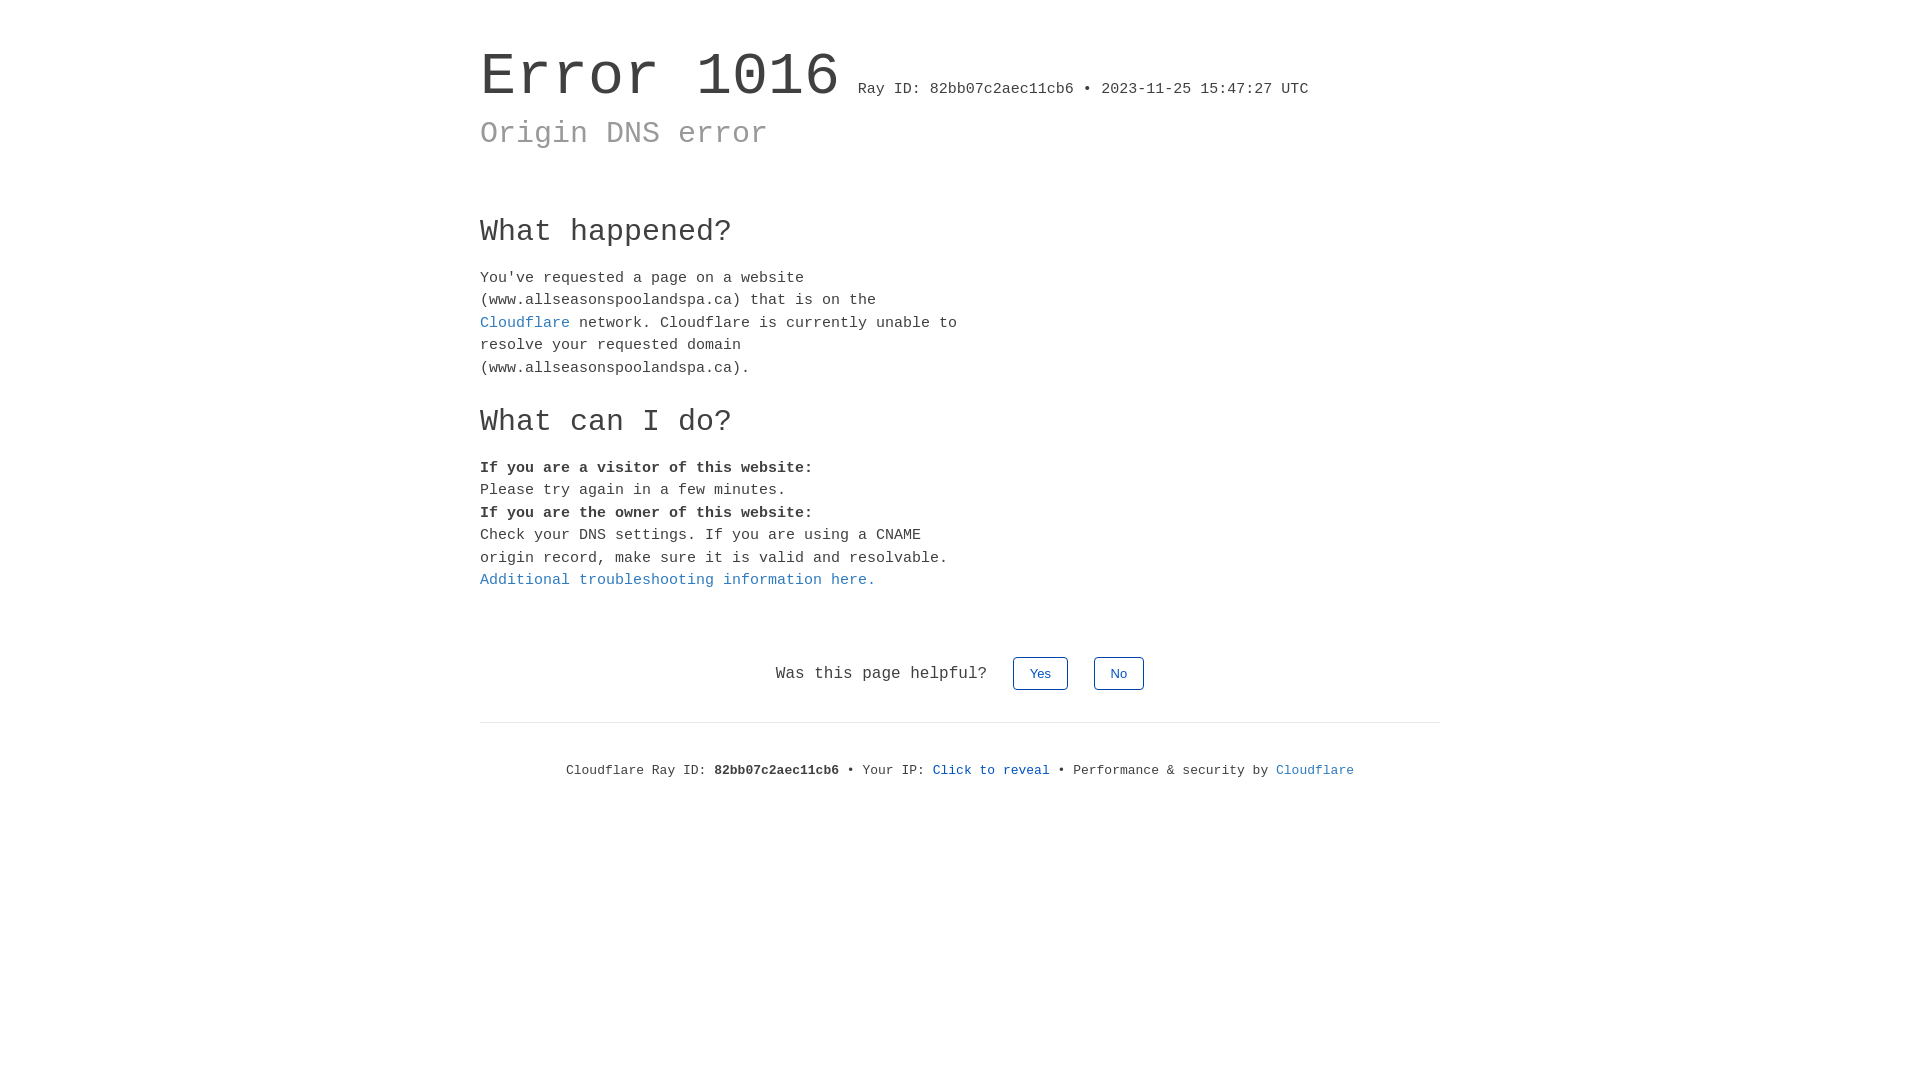 The image size is (1920, 1080). What do you see at coordinates (1118, 672) in the screenshot?
I see `'No'` at bounding box center [1118, 672].